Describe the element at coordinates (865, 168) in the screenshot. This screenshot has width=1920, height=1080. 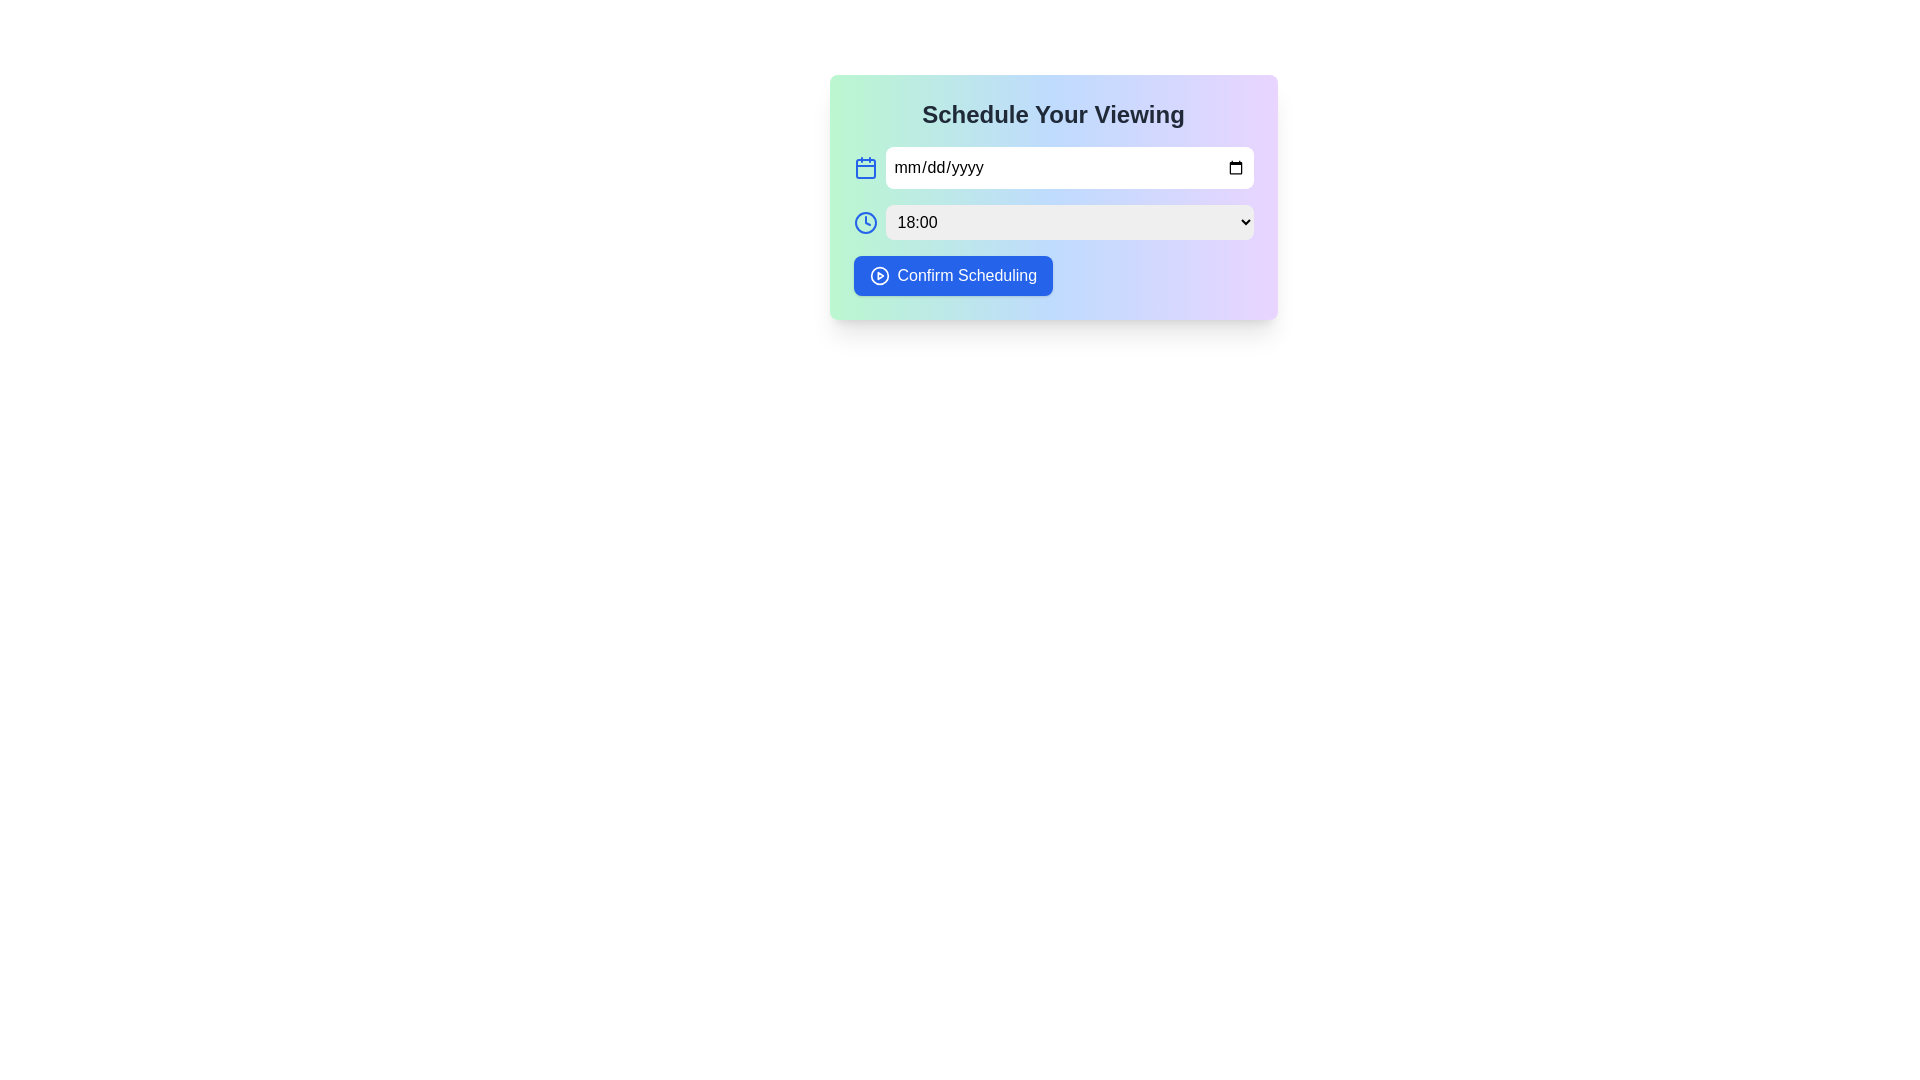
I see `the decorative background of the calendar icon located to the left of the first input field, which signifies date selection functionality` at that location.